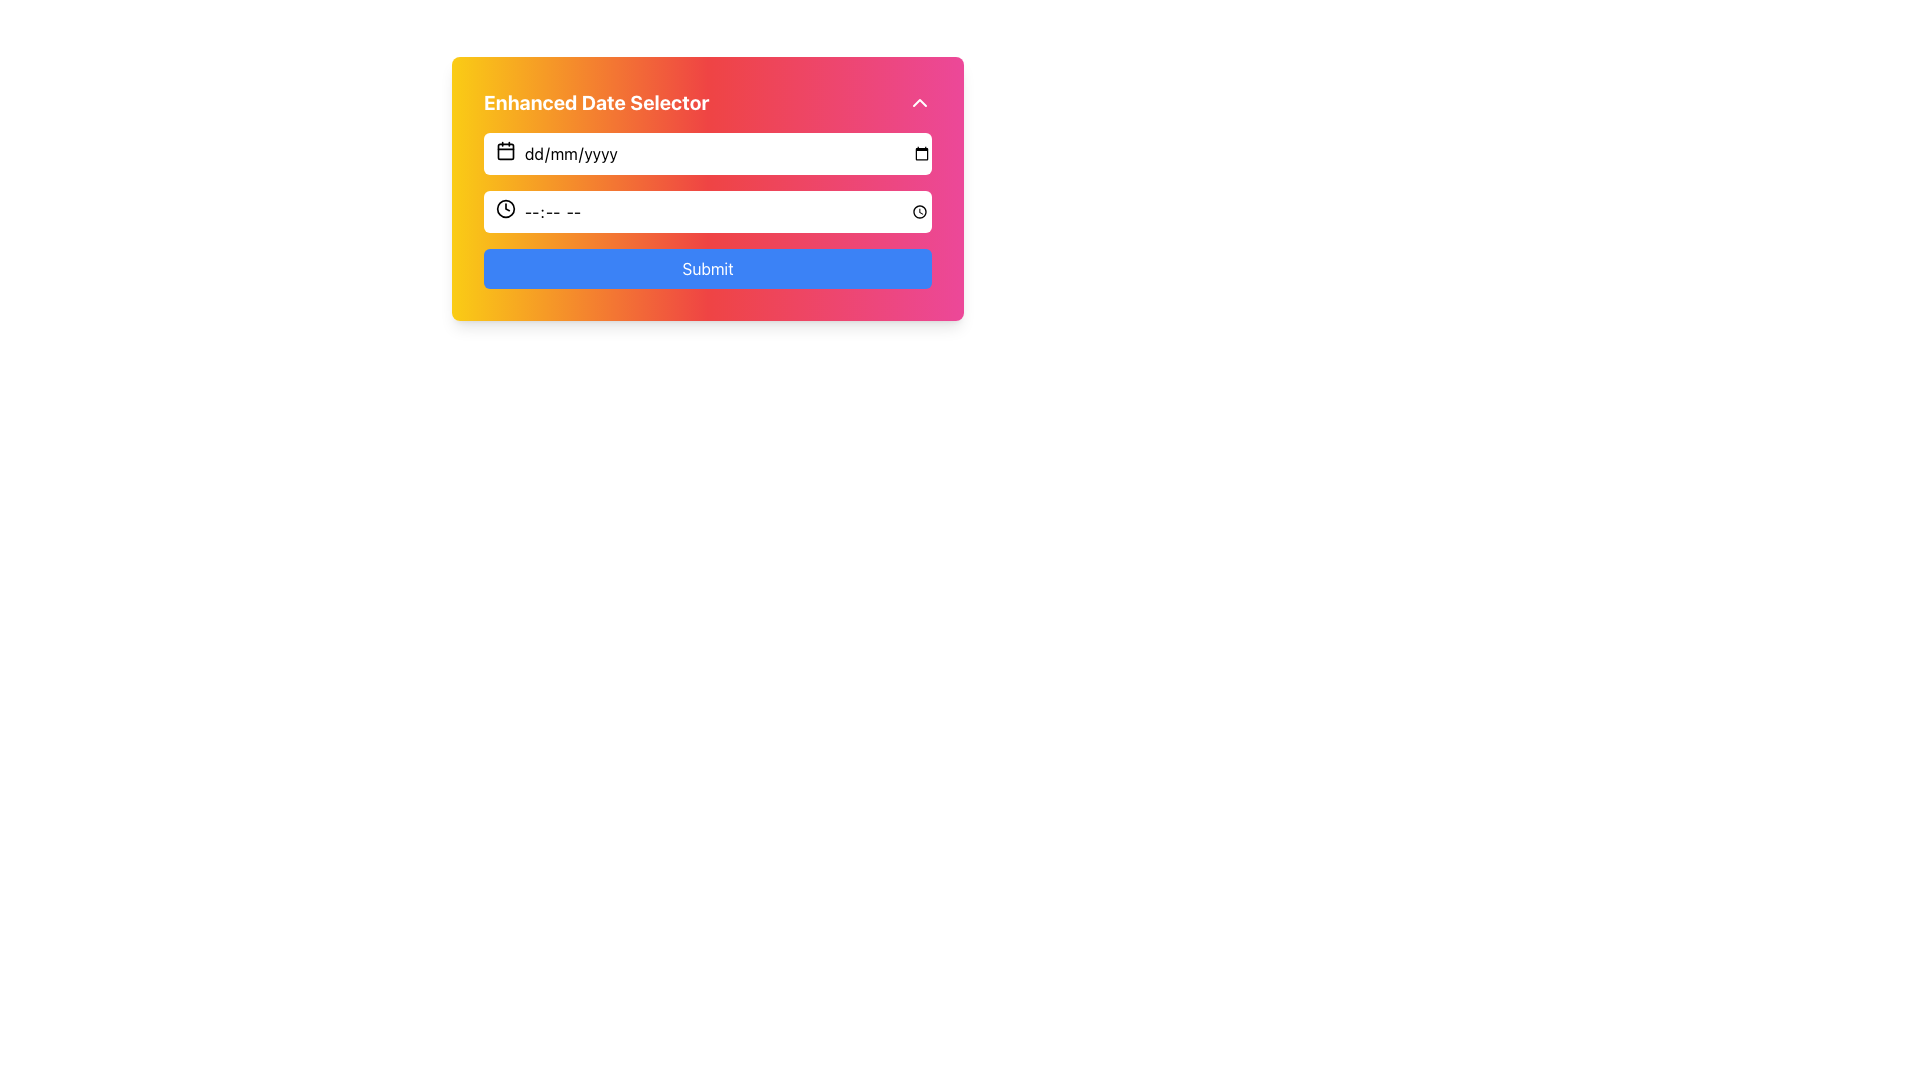  What do you see at coordinates (595, 103) in the screenshot?
I see `the Text Label that serves as the title for the date selector component, positioned at the top left of the gradient header` at bounding box center [595, 103].